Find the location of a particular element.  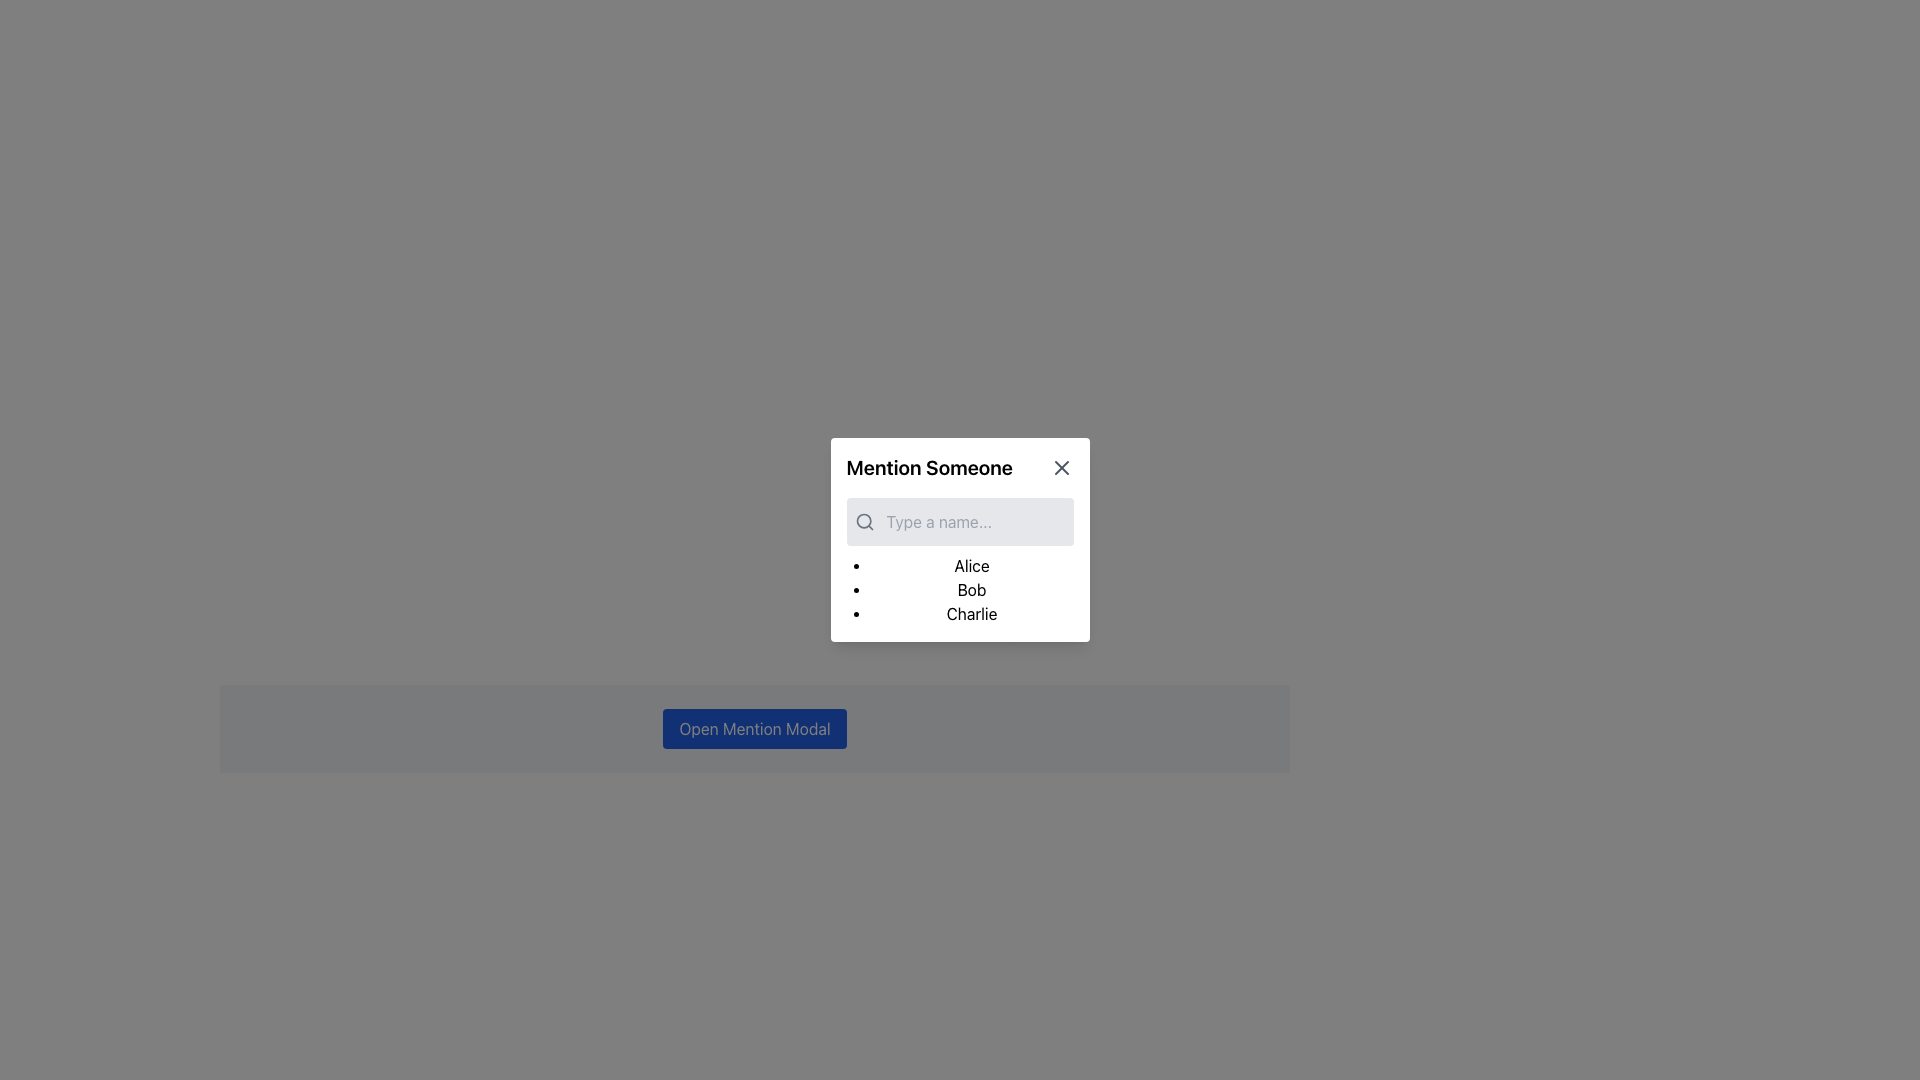

the text 'Charlie' which is the third item in the vertical bullet list within the 'Mention Someone' popup dialog is located at coordinates (971, 612).